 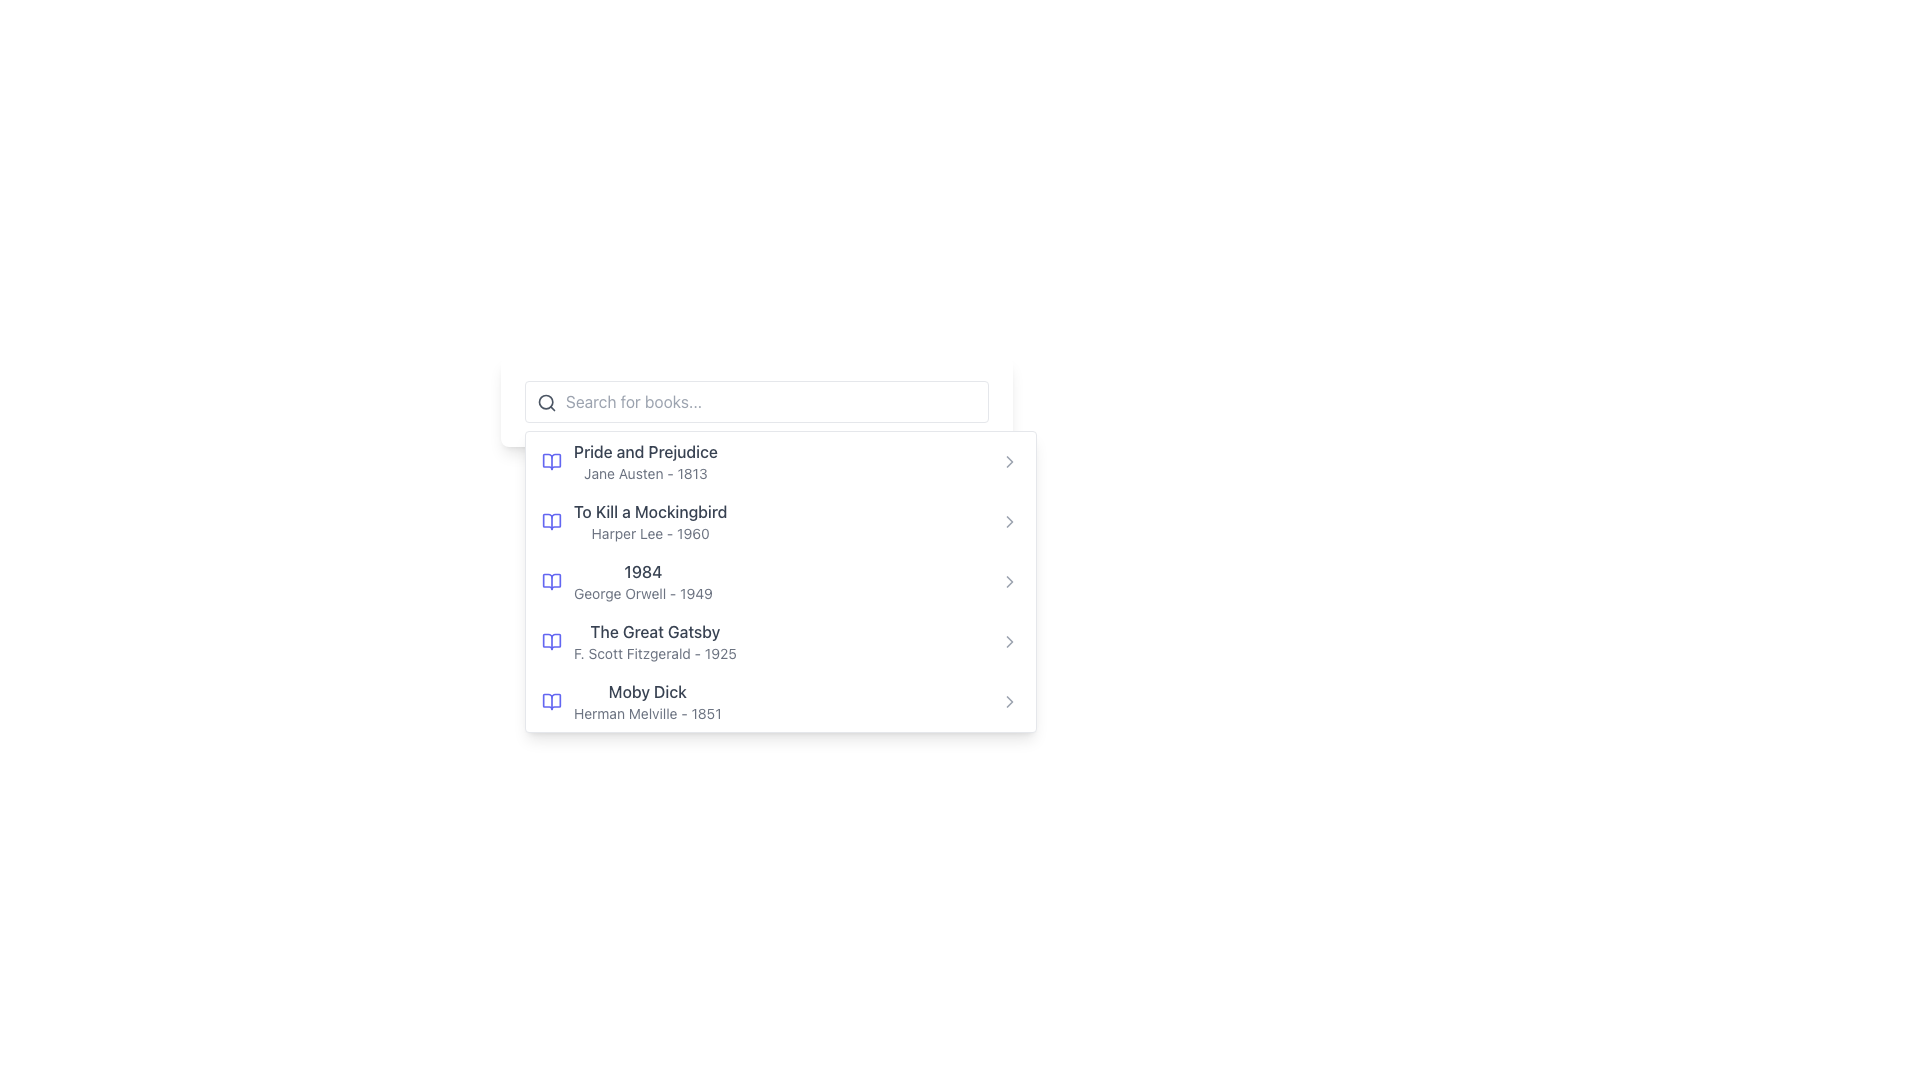 What do you see at coordinates (638, 641) in the screenshot?
I see `the fourth list item displaying book information to open more details` at bounding box center [638, 641].